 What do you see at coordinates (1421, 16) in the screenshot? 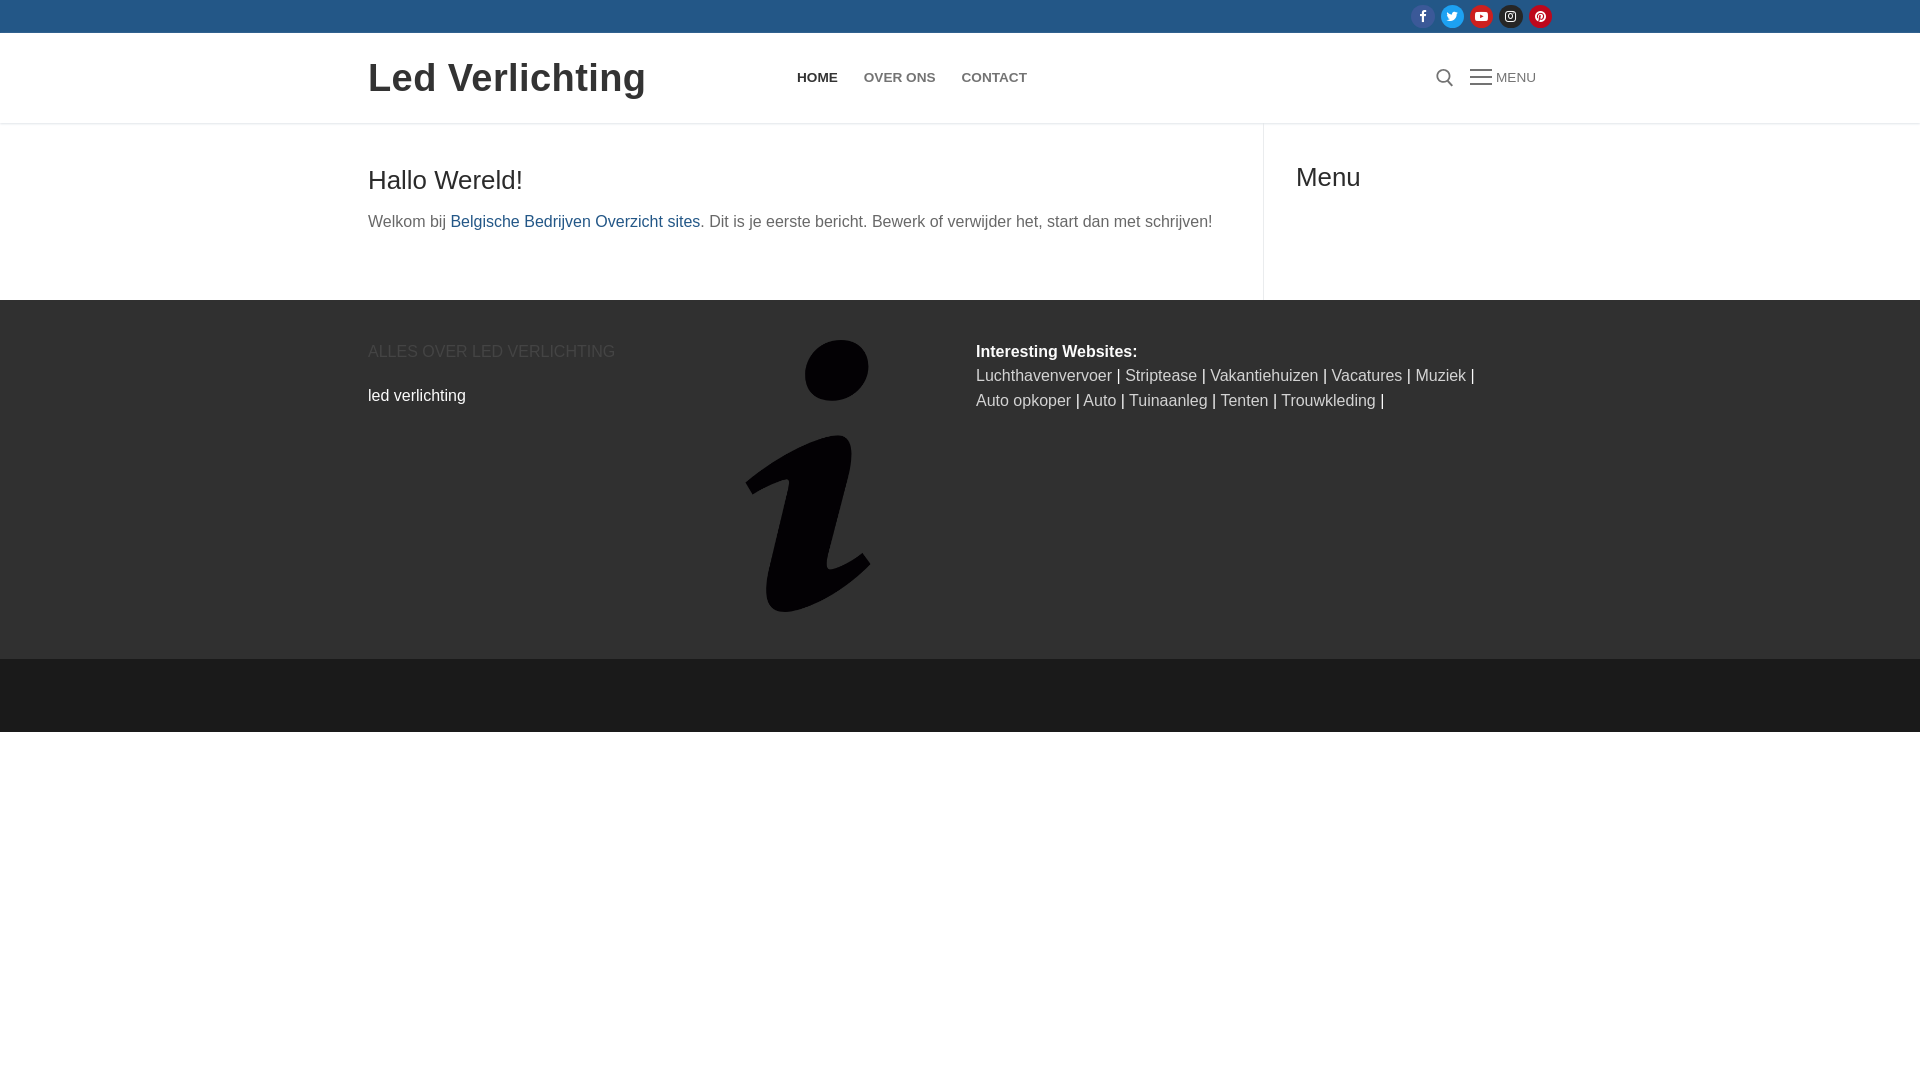
I see `'Facebook'` at bounding box center [1421, 16].